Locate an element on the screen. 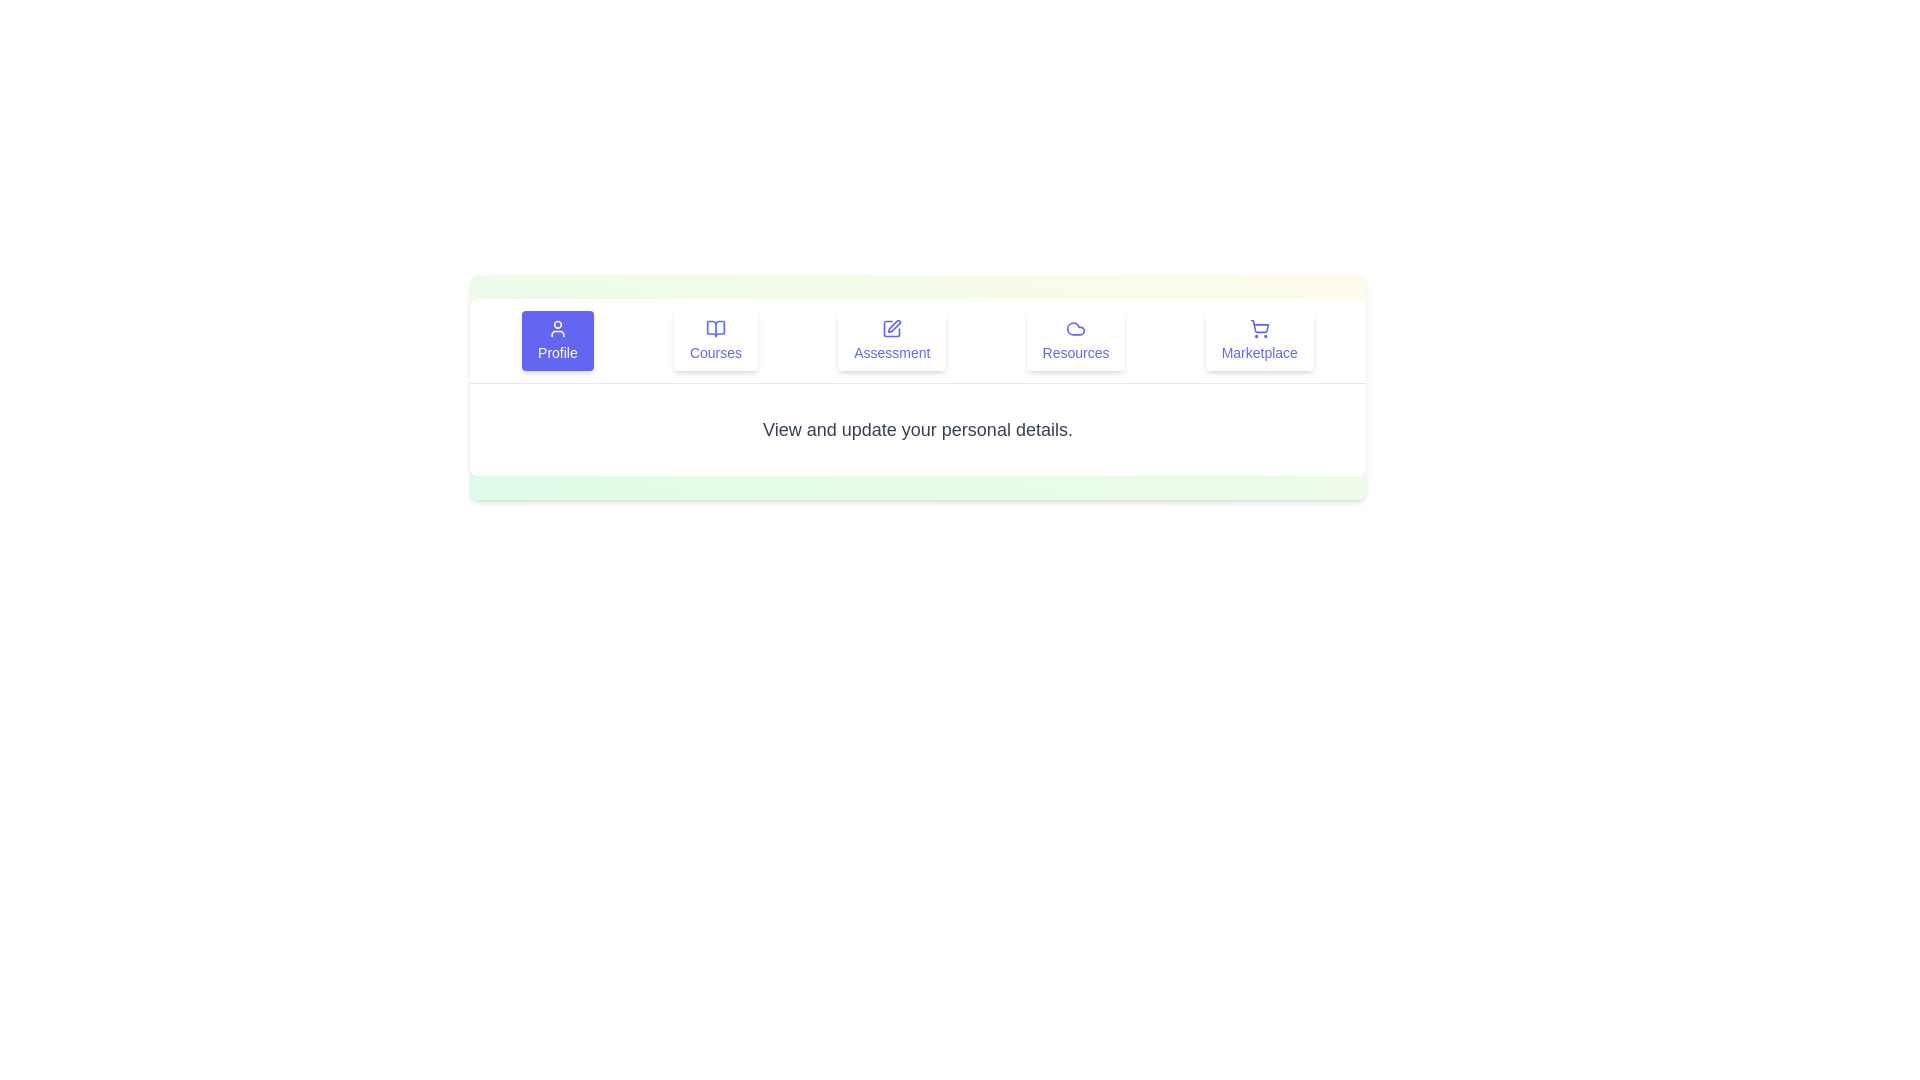  the profile icon located is located at coordinates (557, 327).